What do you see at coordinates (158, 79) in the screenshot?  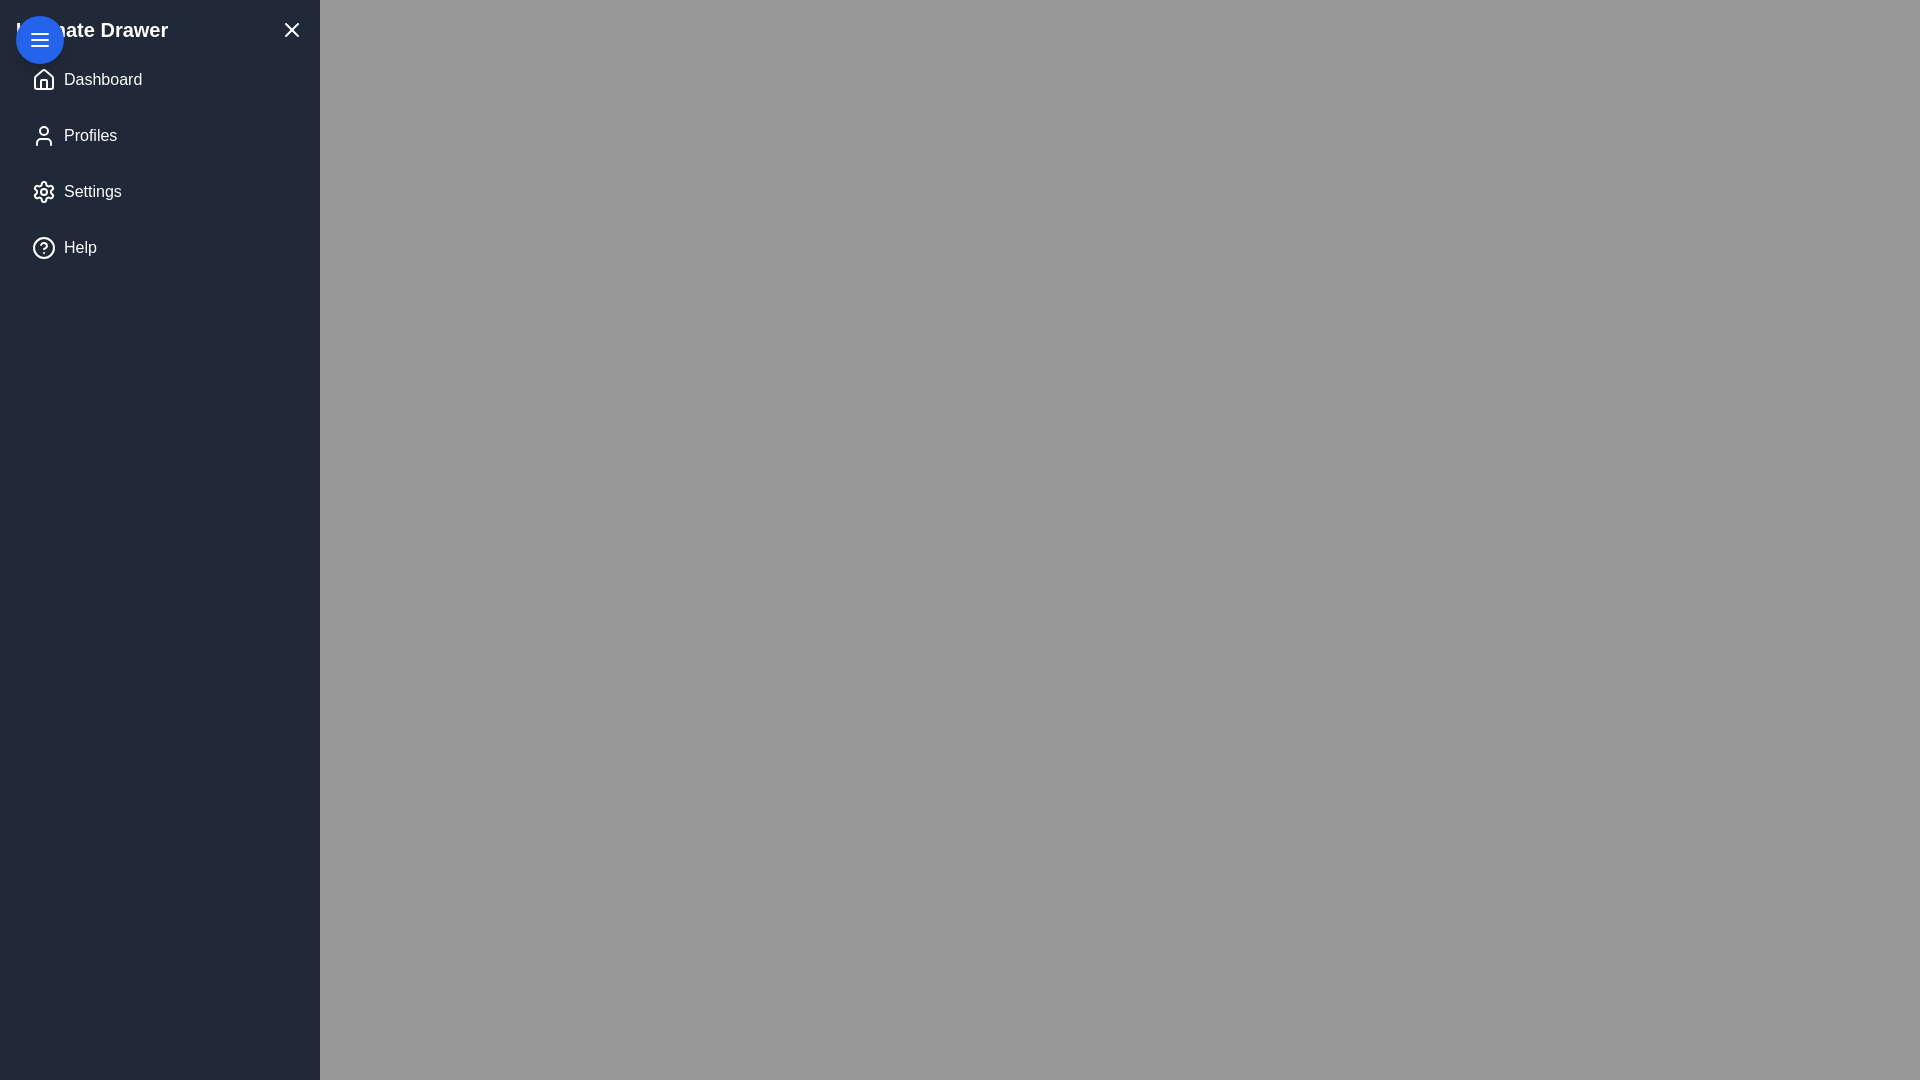 I see `the first navigation menu item button labeled 'Dashboard' in the sidebar menu for potential visual feedback` at bounding box center [158, 79].